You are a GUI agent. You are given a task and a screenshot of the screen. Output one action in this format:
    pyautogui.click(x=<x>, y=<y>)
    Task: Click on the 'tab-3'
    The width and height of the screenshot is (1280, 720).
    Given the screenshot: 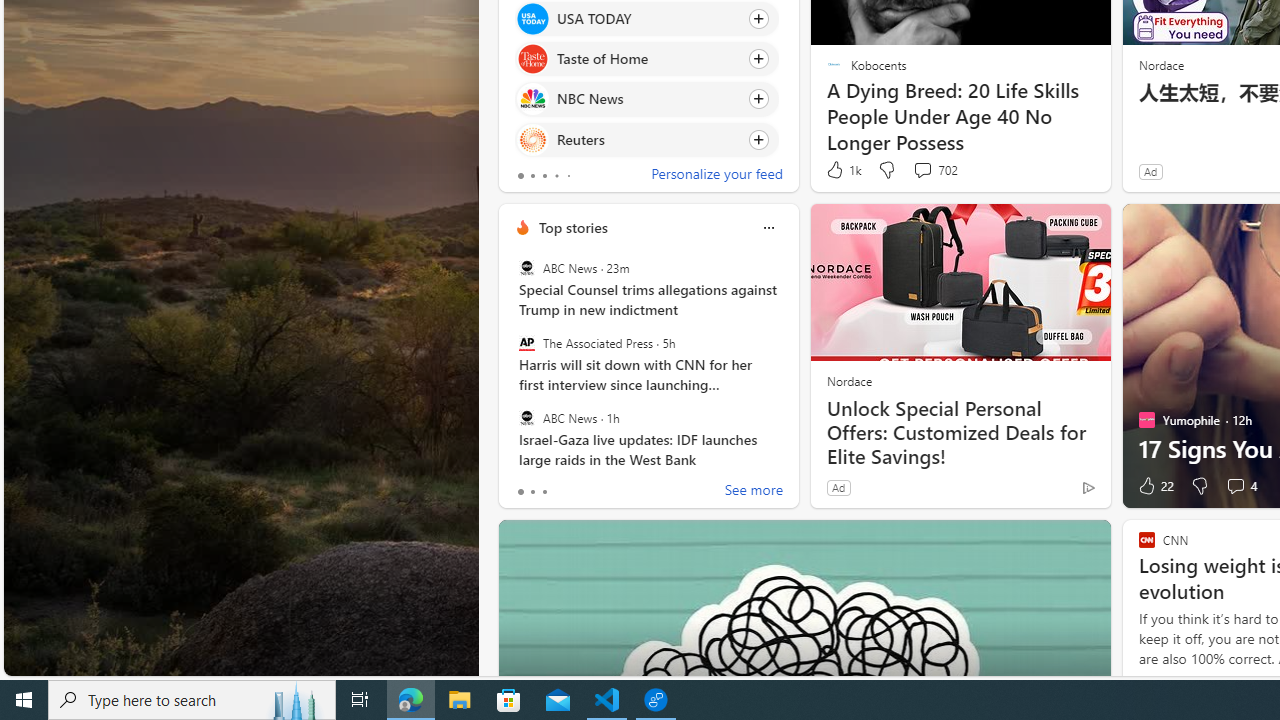 What is the action you would take?
    pyautogui.click(x=556, y=175)
    